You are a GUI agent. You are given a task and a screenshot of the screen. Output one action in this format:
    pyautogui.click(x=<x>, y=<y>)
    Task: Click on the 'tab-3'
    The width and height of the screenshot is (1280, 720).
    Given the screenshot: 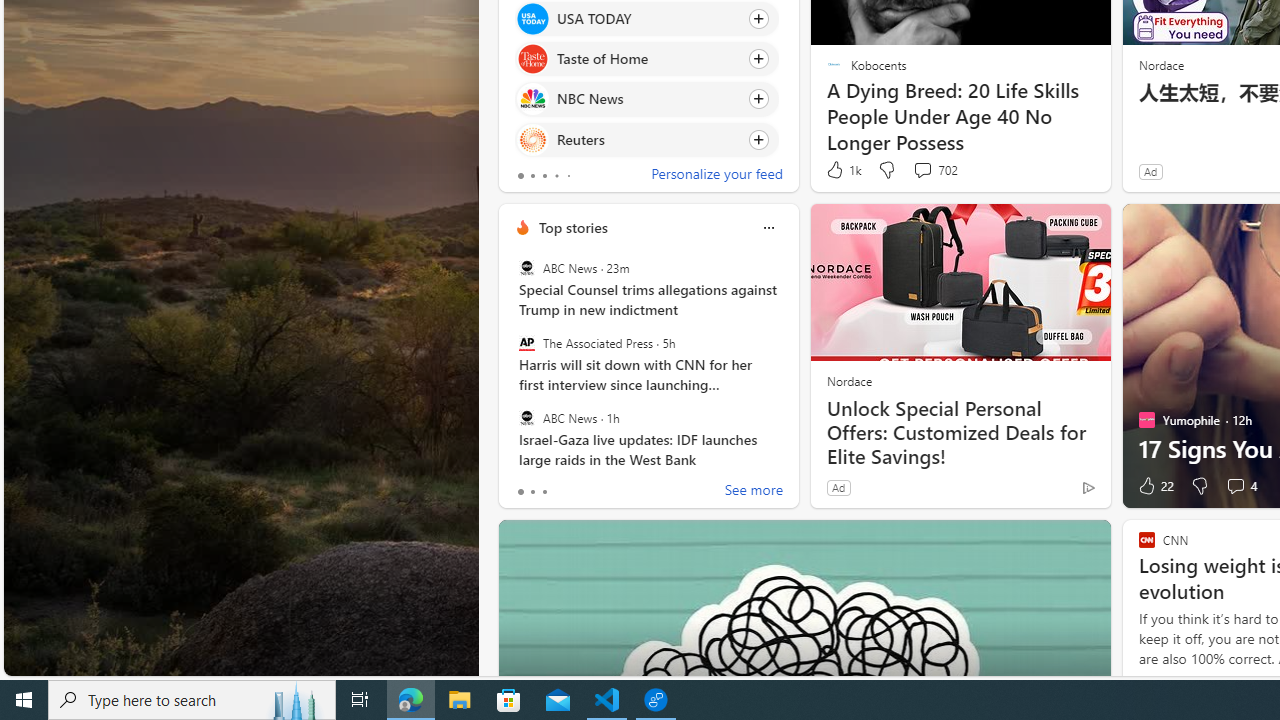 What is the action you would take?
    pyautogui.click(x=556, y=175)
    